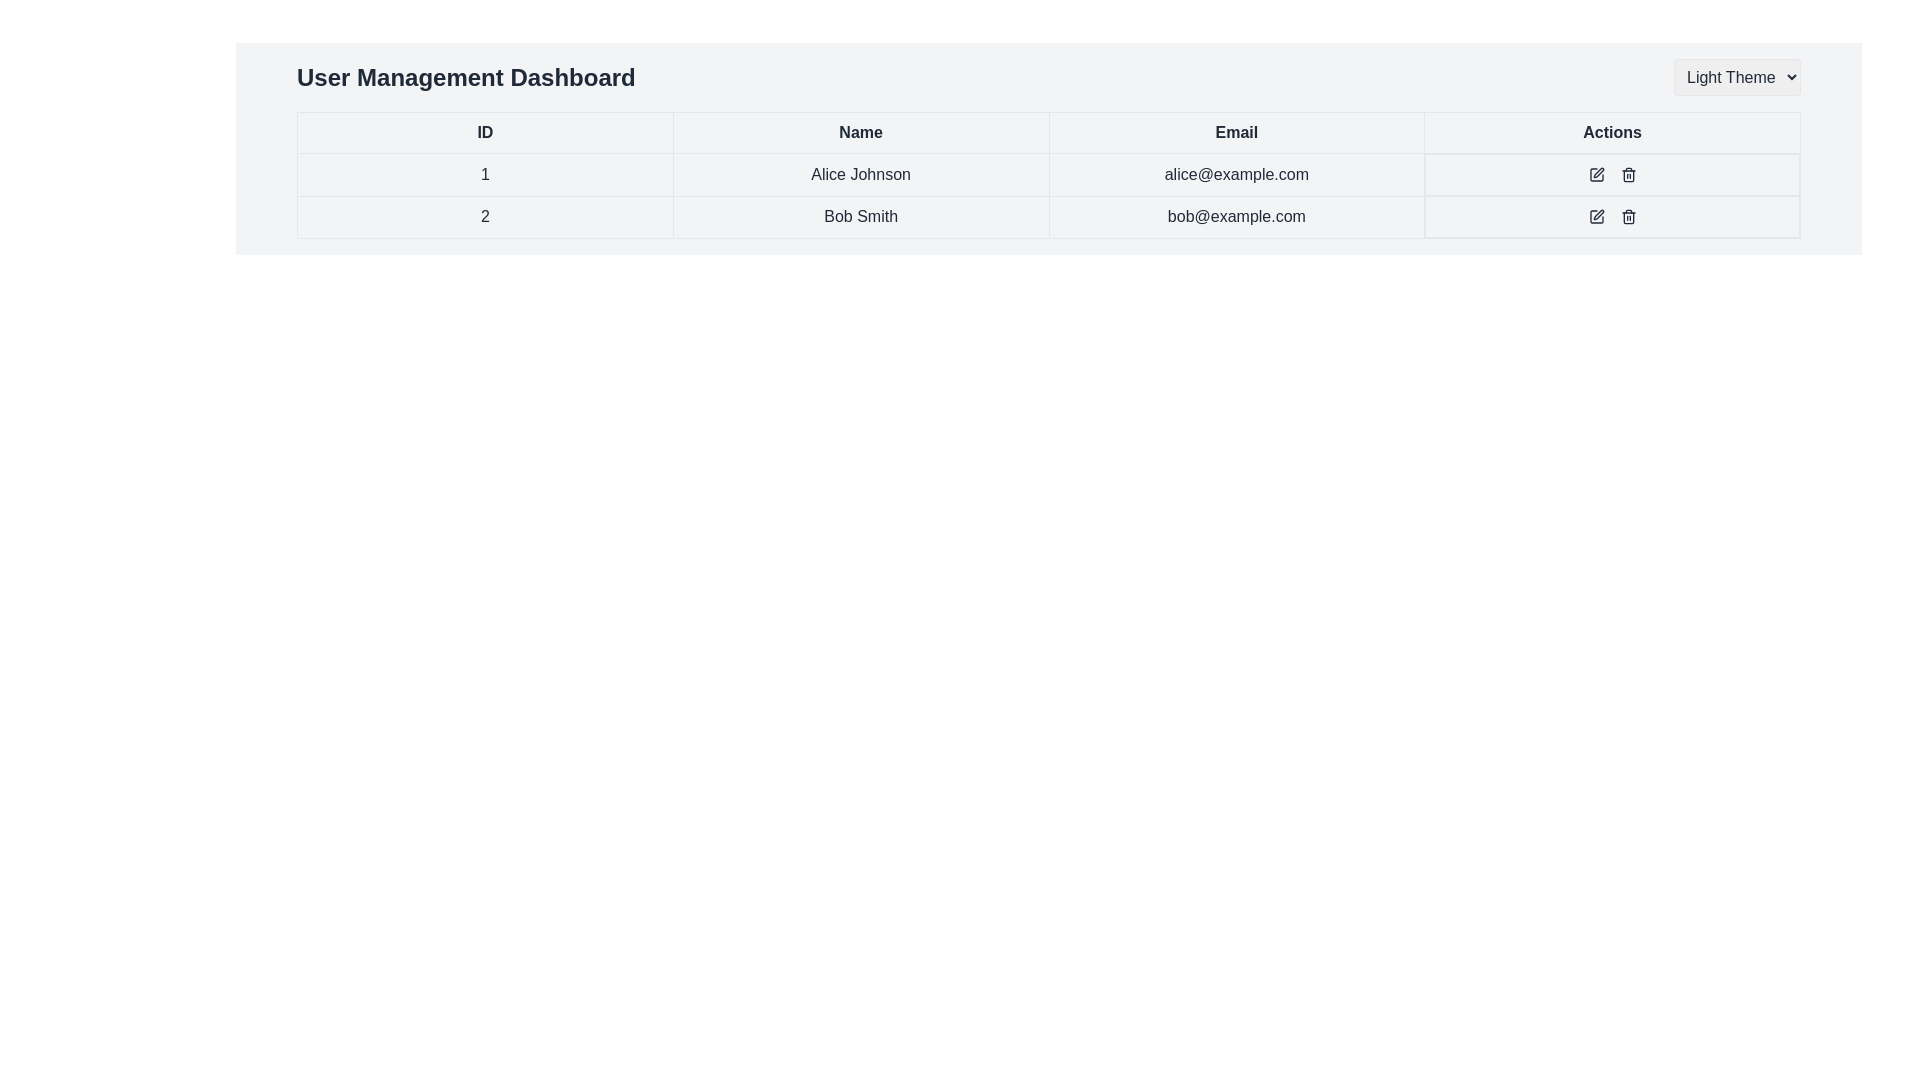 The width and height of the screenshot is (1920, 1080). What do you see at coordinates (1235, 173) in the screenshot?
I see `the table cell containing the email 'alice@example.com', which is located in the third column of the first data row, positioned between 'Alice Johnson' and the actions cell` at bounding box center [1235, 173].